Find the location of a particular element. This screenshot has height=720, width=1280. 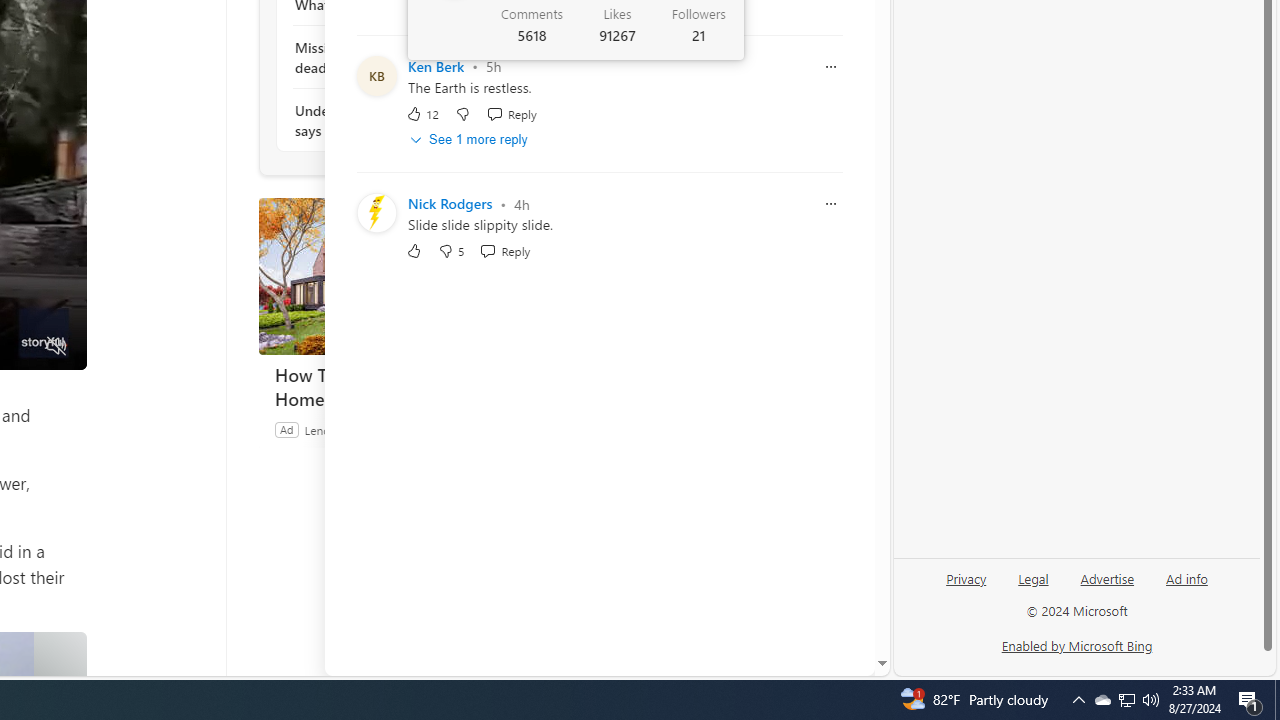

'Reply Reply Comment' is located at coordinates (505, 250).